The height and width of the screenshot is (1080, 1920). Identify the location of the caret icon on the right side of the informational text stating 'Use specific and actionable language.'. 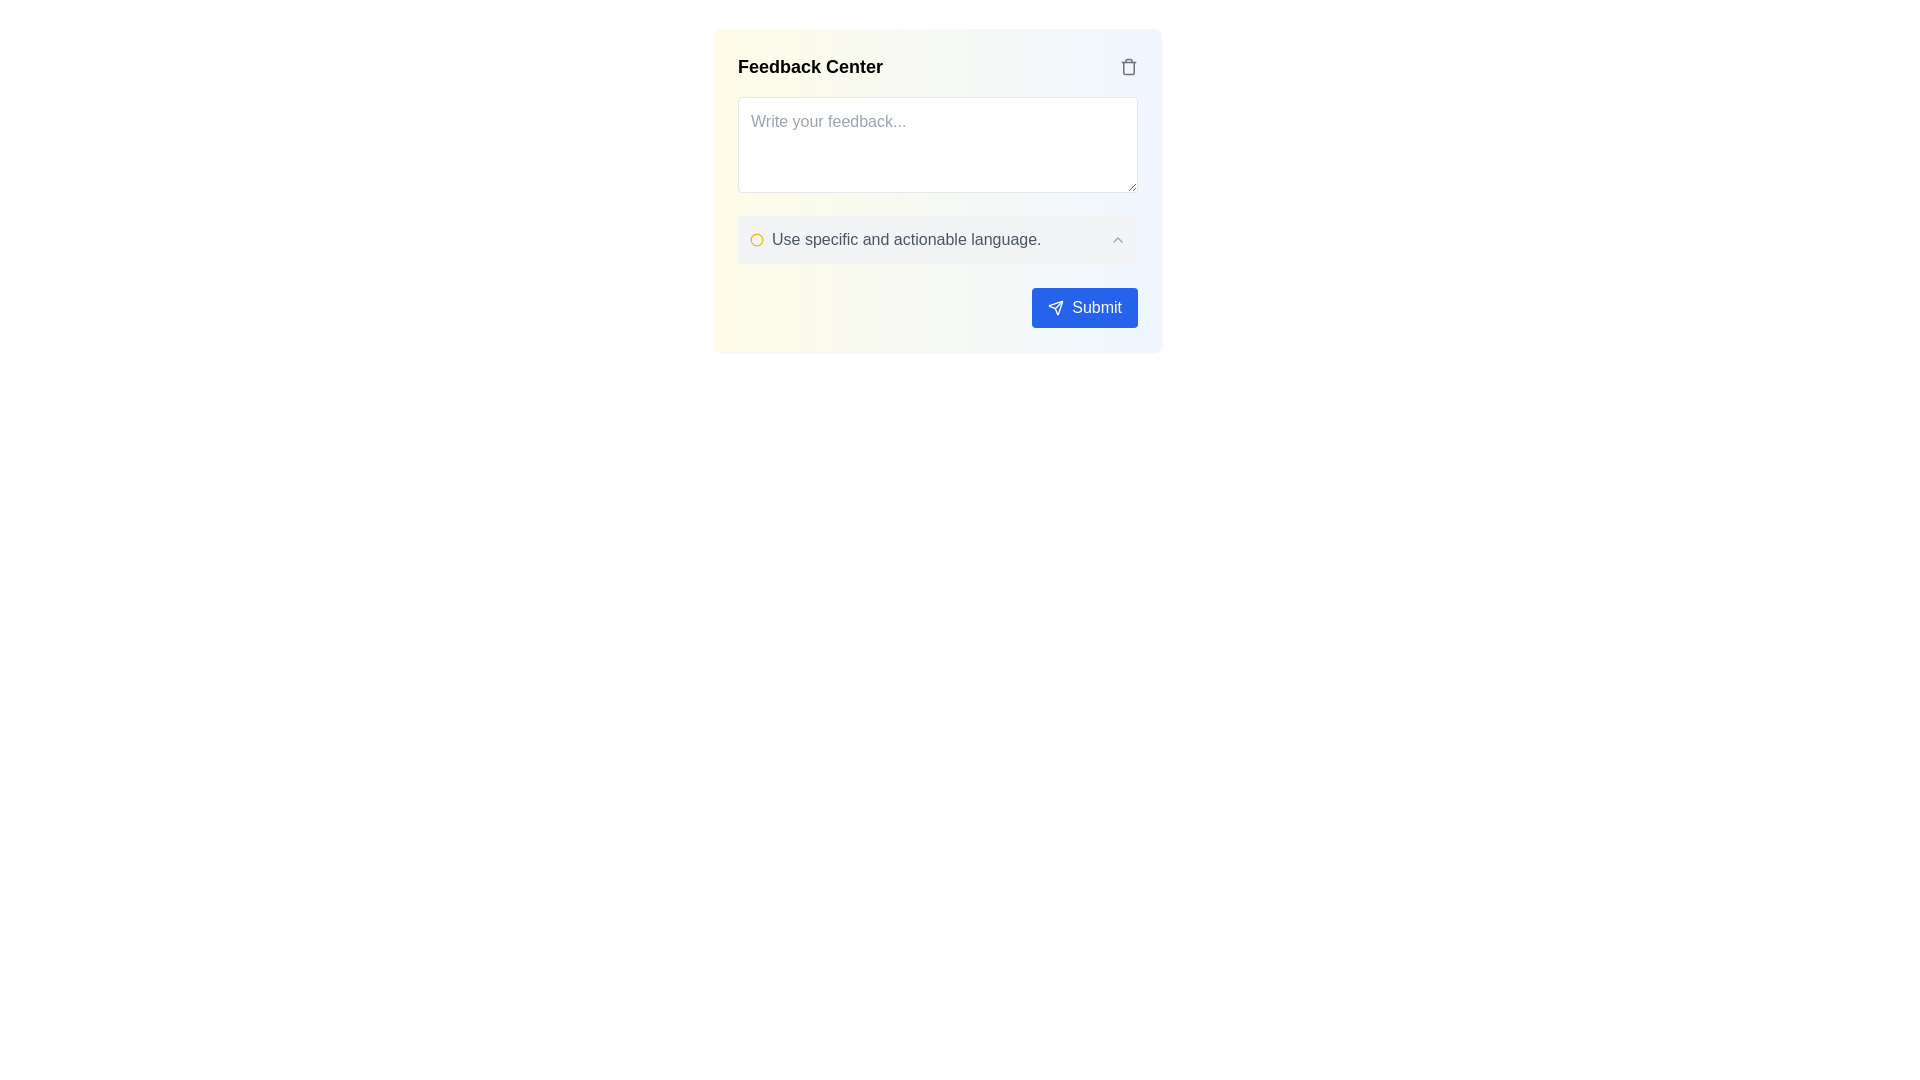
(936, 238).